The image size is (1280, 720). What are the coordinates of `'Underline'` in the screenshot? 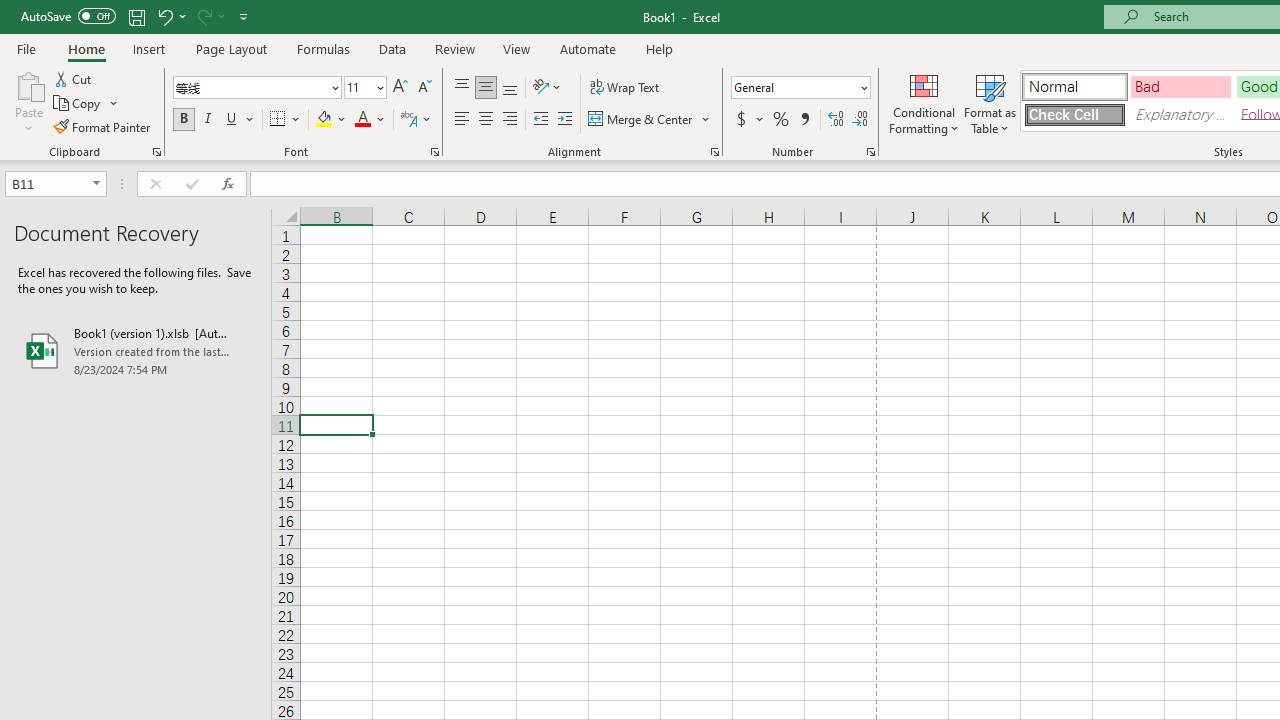 It's located at (232, 119).